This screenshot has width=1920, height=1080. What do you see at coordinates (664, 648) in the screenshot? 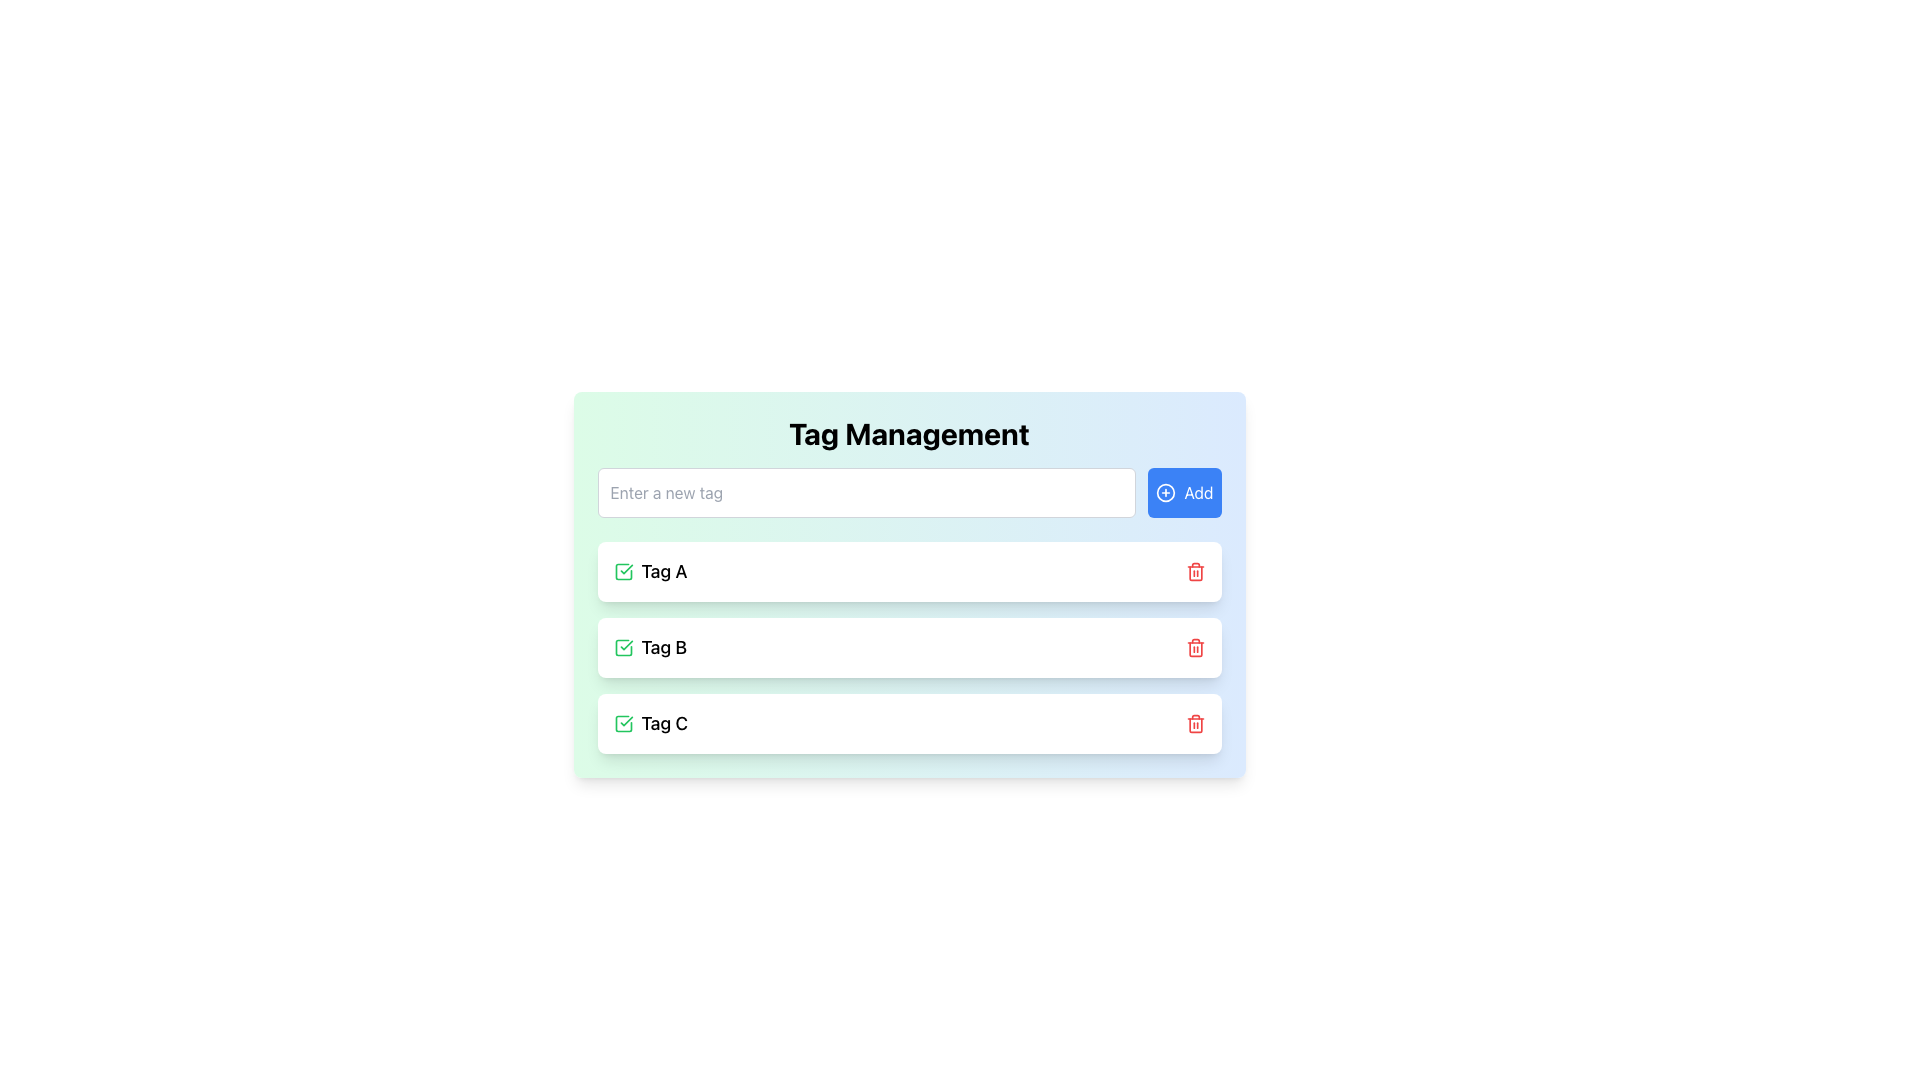
I see `the 'Tag B' text element` at bounding box center [664, 648].